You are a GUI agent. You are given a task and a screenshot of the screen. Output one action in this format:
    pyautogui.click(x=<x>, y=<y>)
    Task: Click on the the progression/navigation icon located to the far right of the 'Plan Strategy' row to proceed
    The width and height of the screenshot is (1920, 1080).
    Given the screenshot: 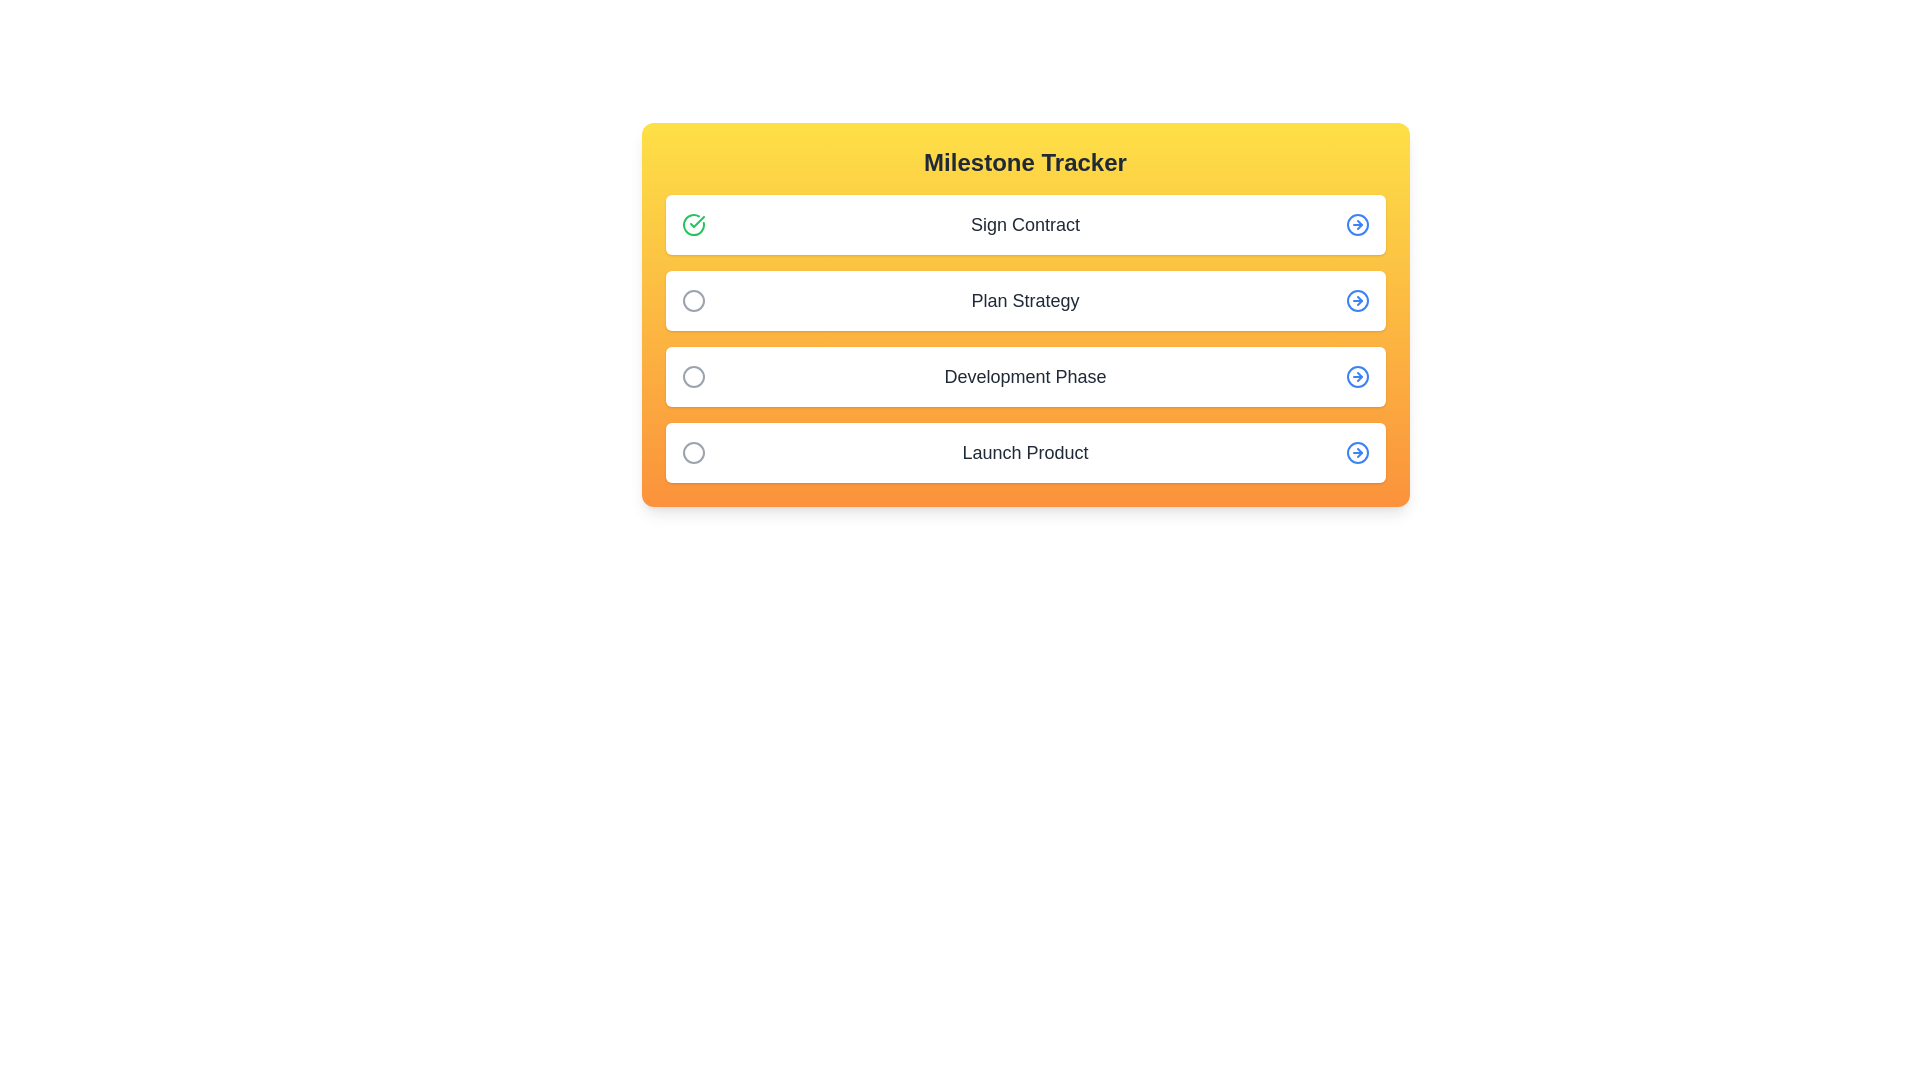 What is the action you would take?
    pyautogui.click(x=1357, y=300)
    